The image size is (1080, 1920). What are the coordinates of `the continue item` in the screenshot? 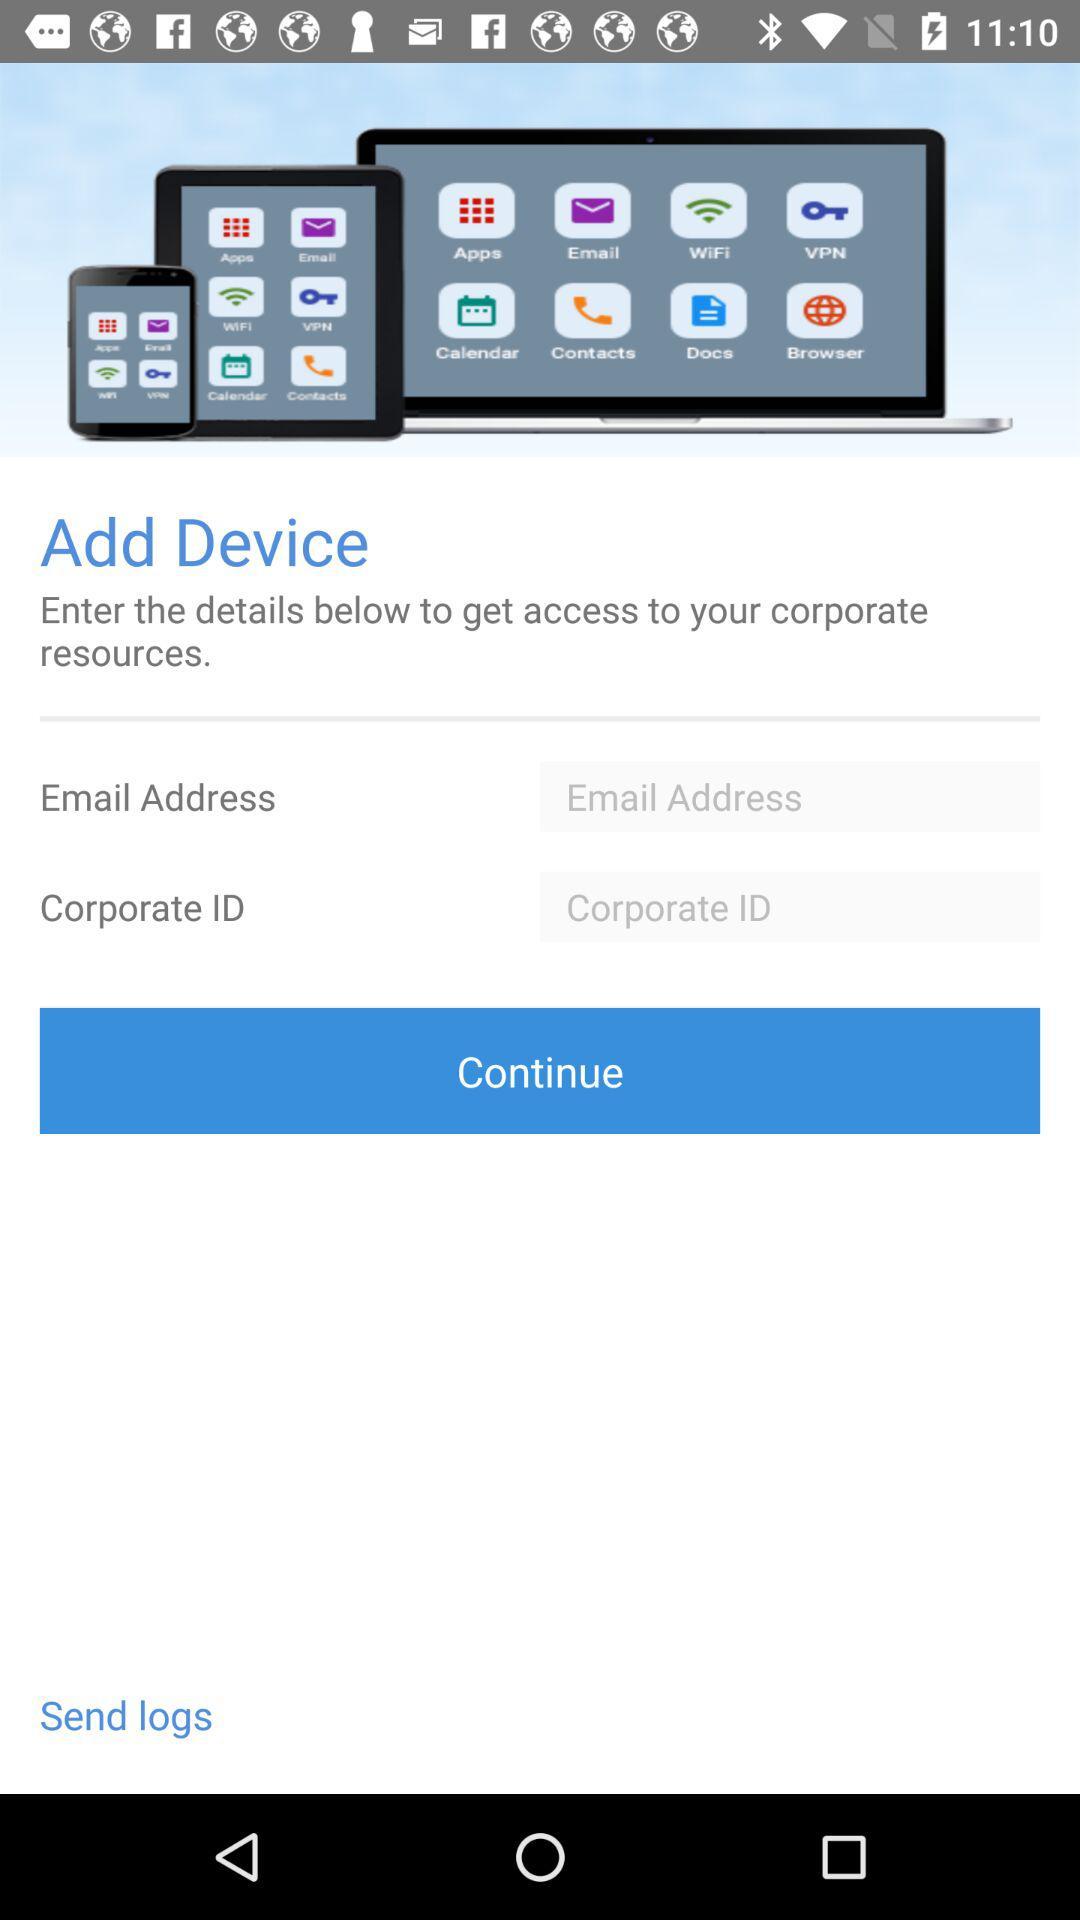 It's located at (540, 1069).